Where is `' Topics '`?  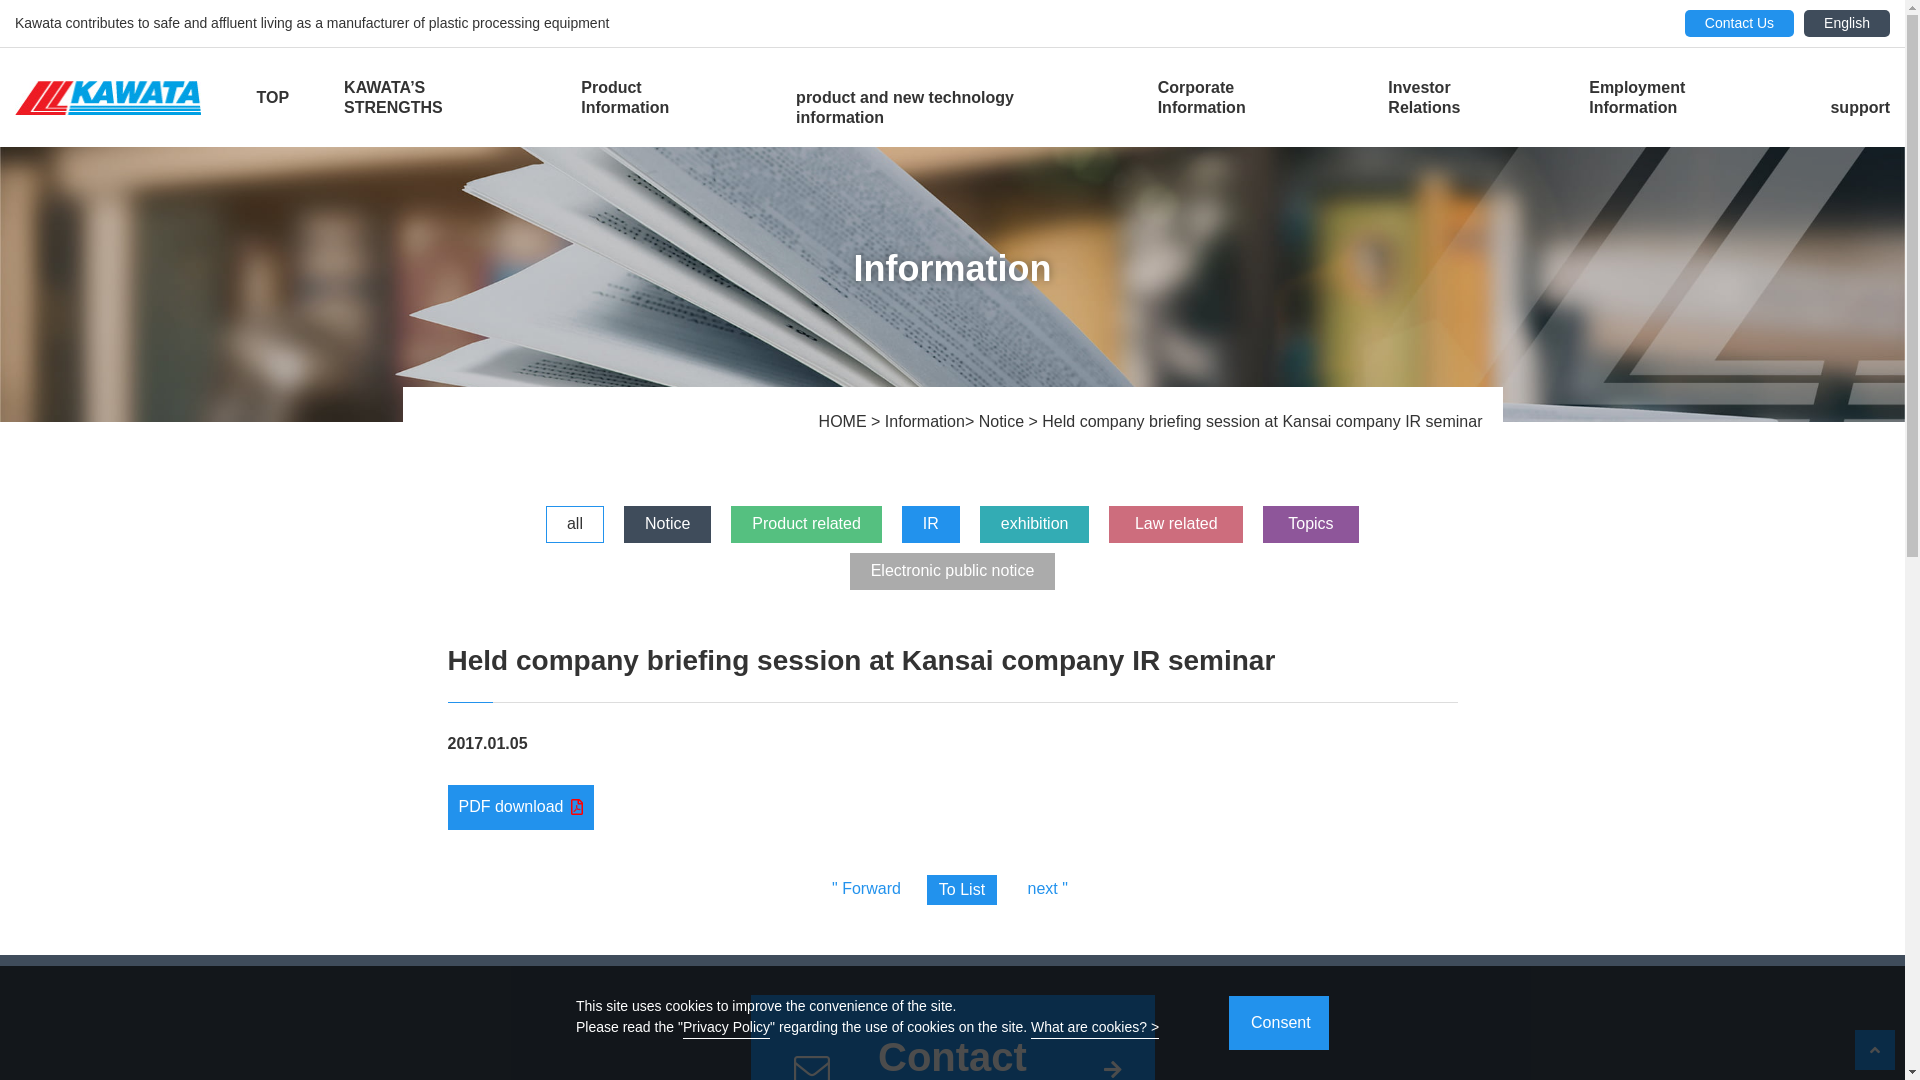 ' Topics ' is located at coordinates (1310, 523).